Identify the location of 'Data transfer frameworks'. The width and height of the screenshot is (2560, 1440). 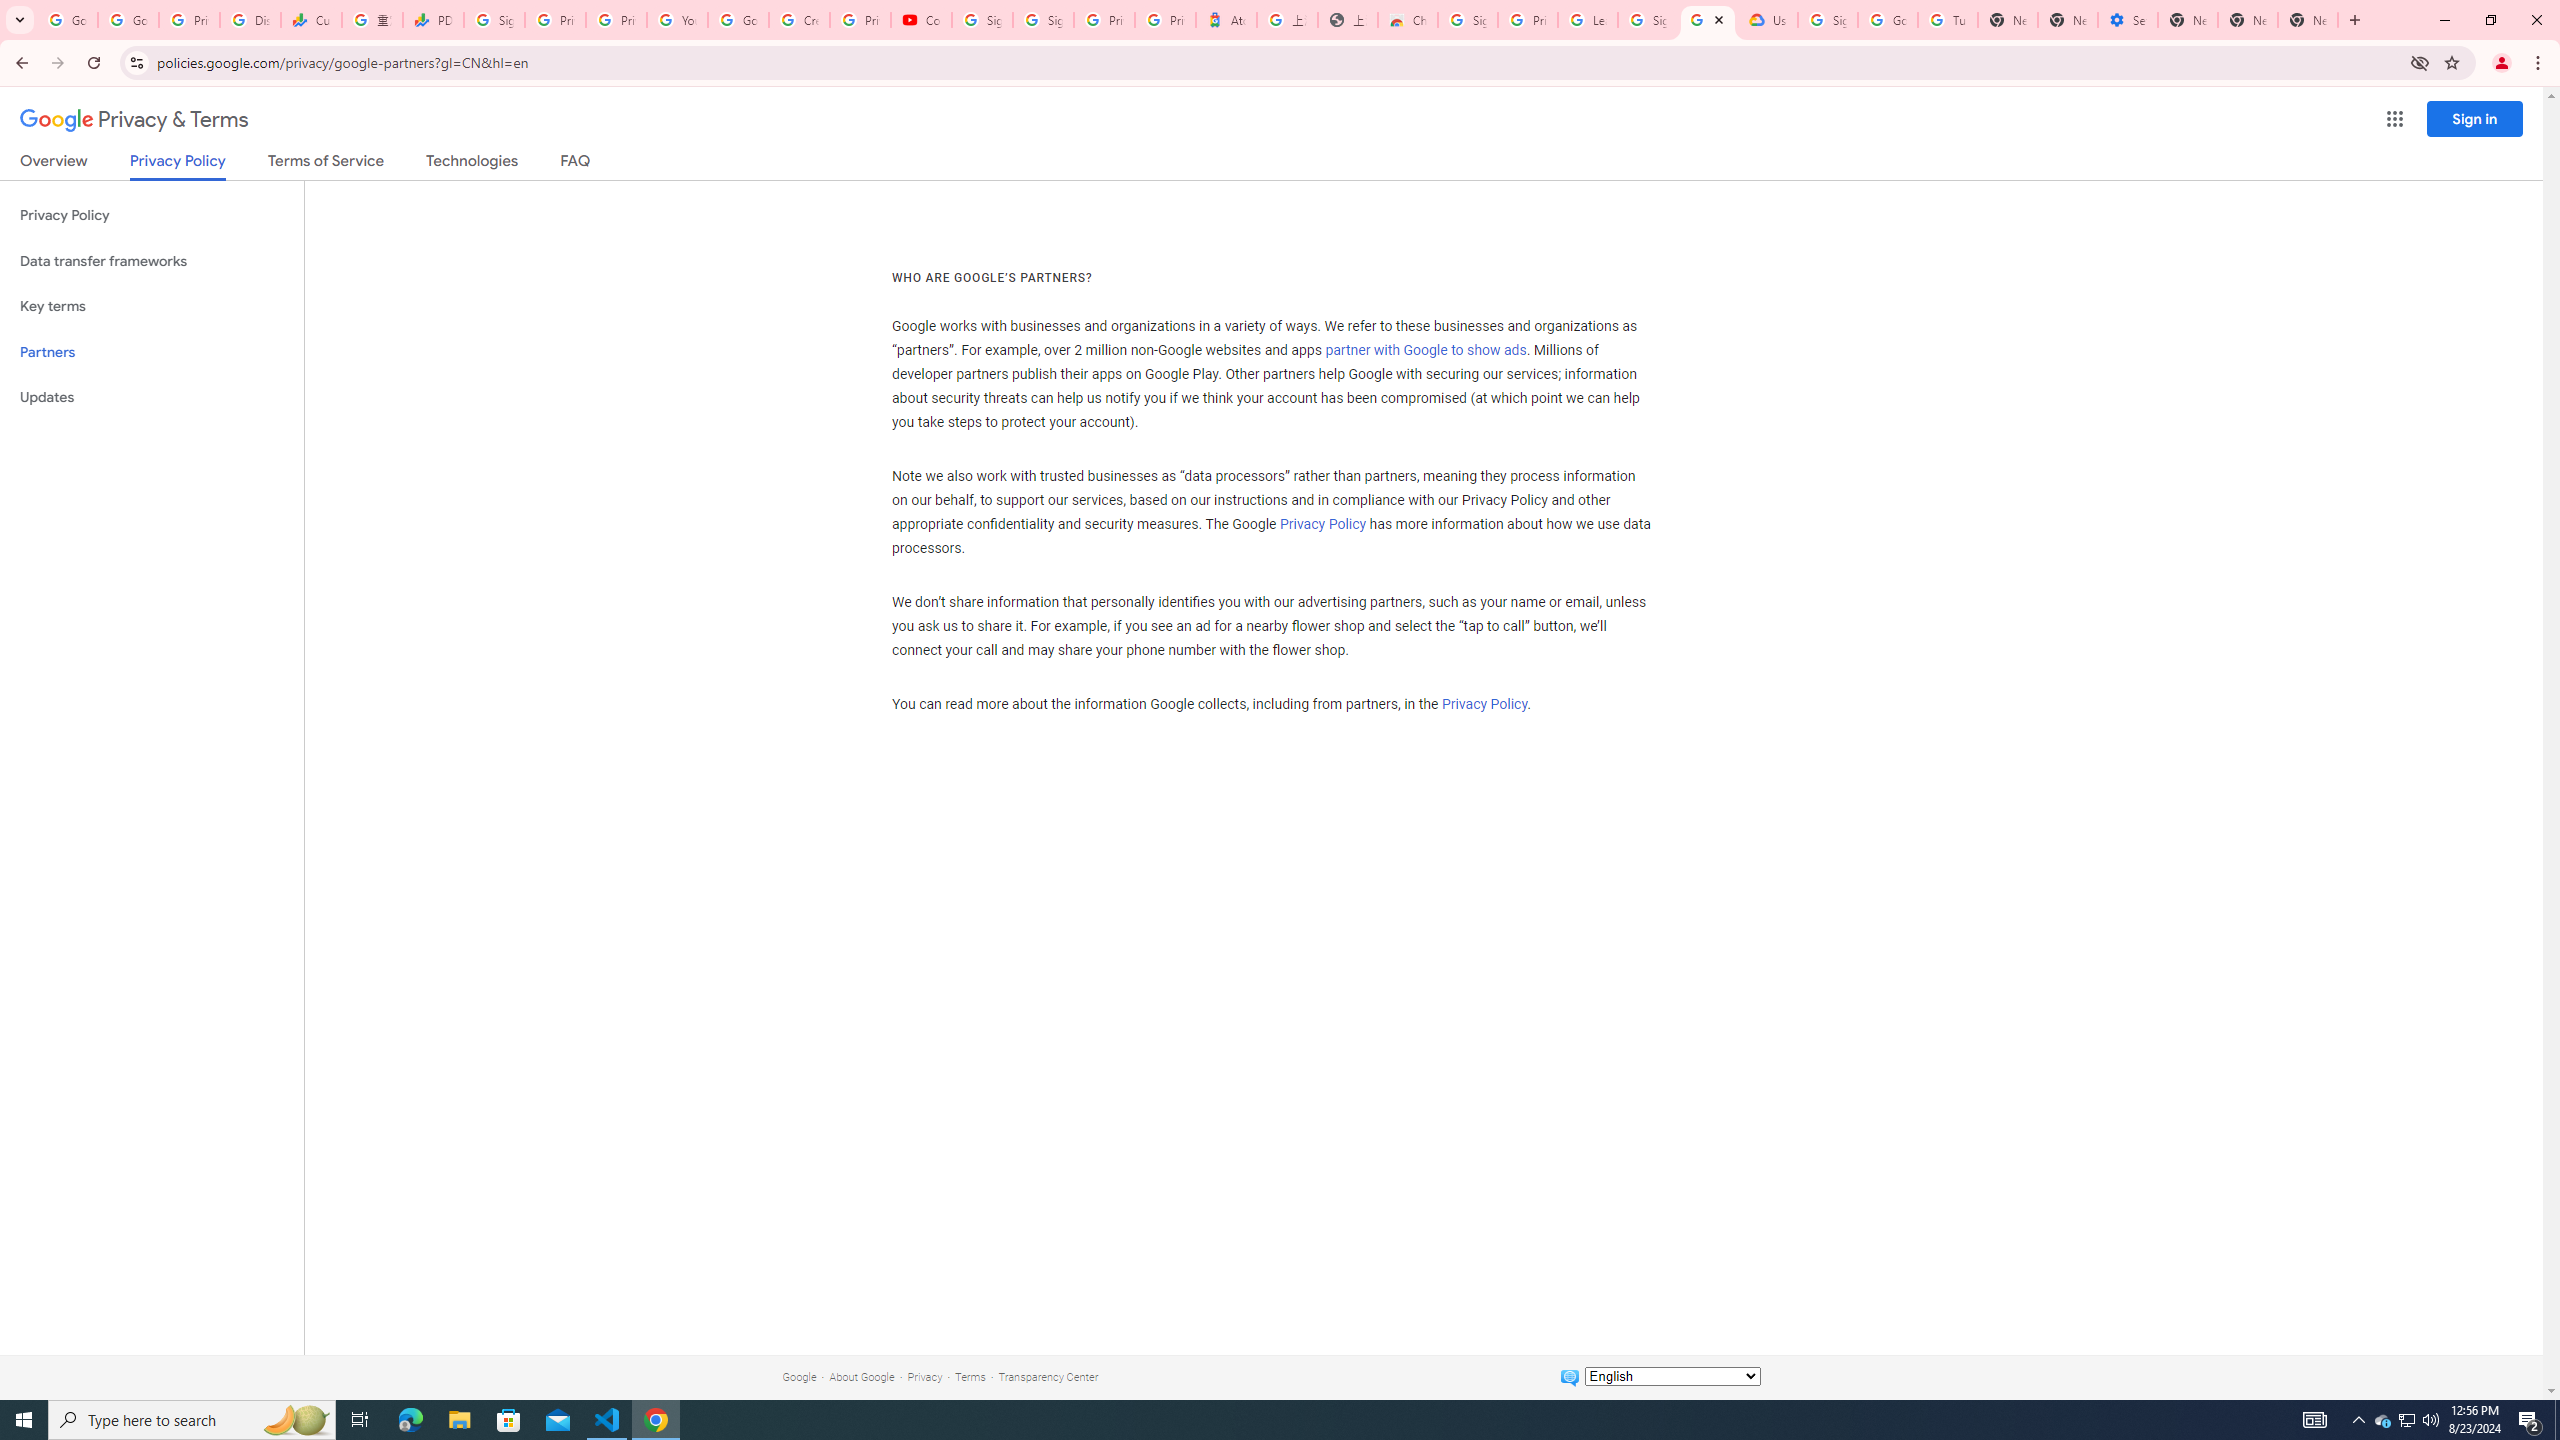
(151, 260).